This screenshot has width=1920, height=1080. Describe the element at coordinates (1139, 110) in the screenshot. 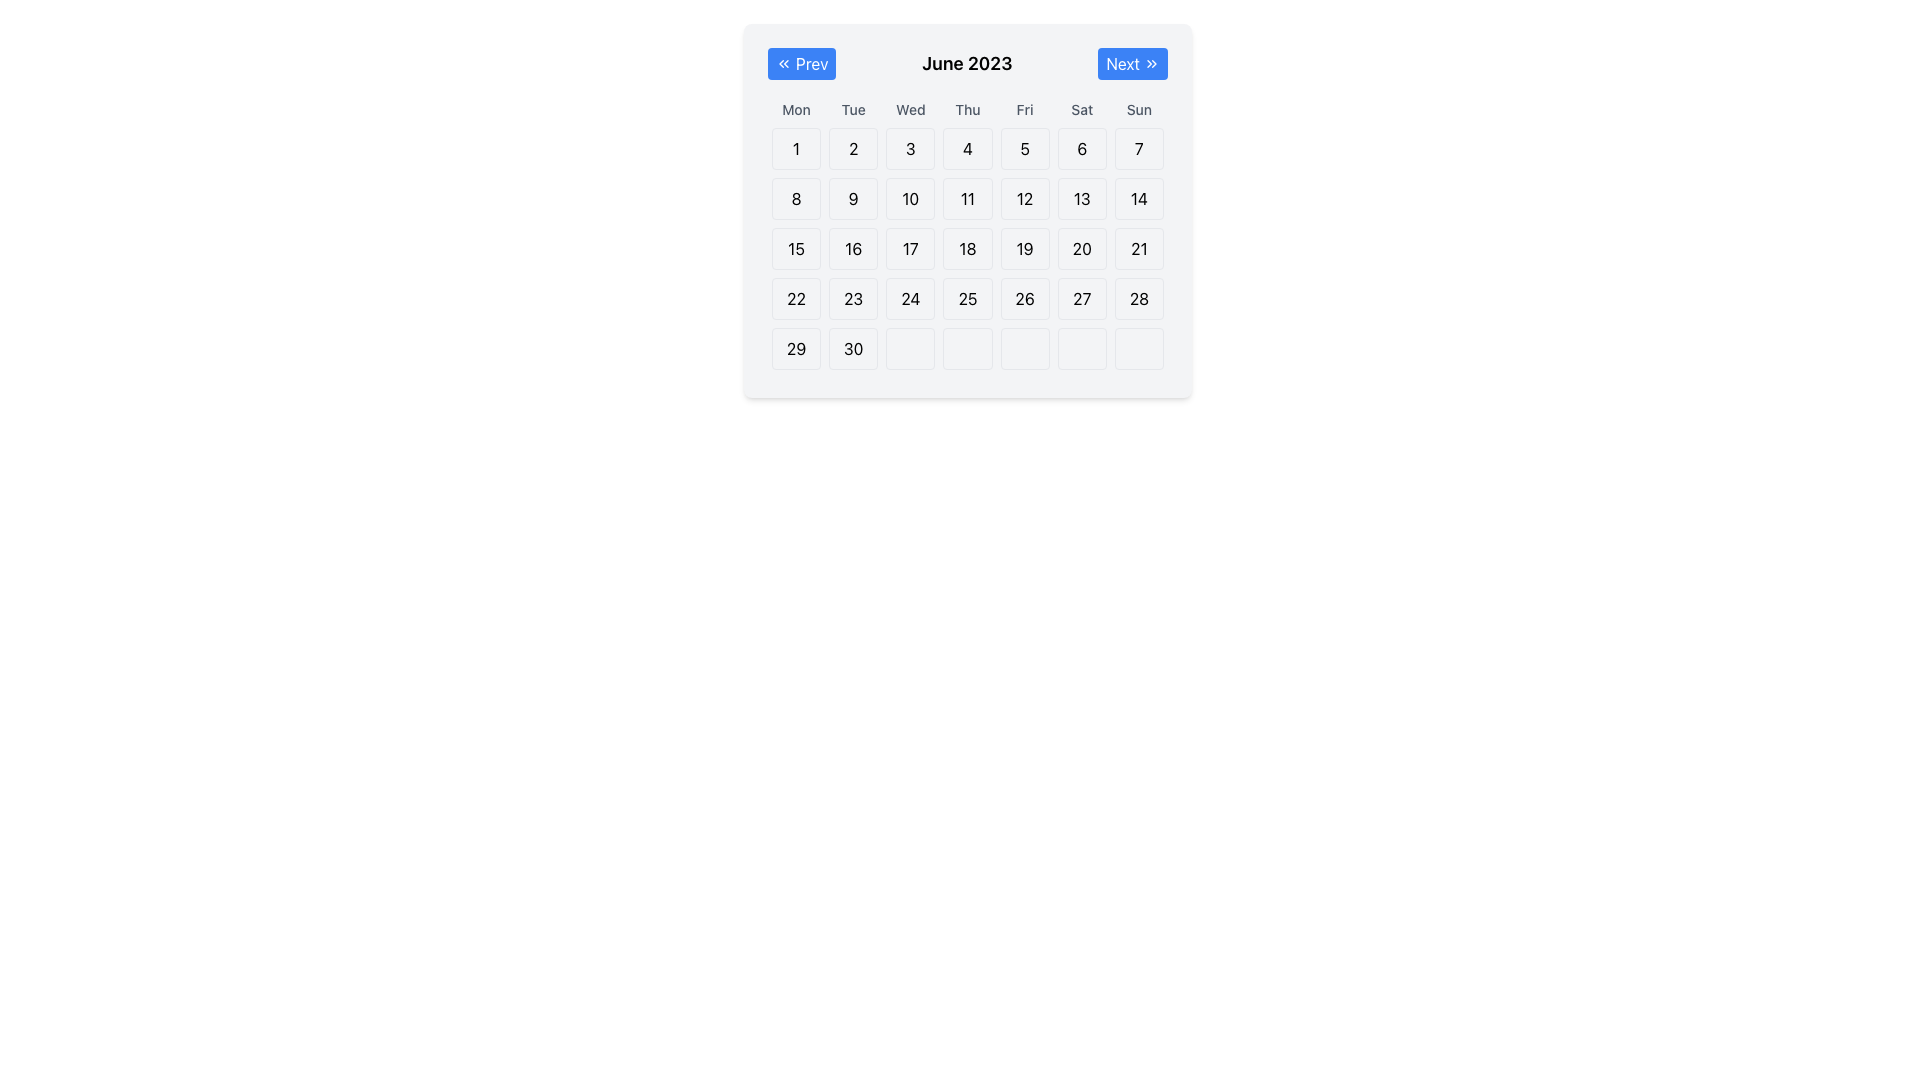

I see `the text label for Sunday, which is the seventh column in the calendar grid located in the top right of the calendar interface` at that location.